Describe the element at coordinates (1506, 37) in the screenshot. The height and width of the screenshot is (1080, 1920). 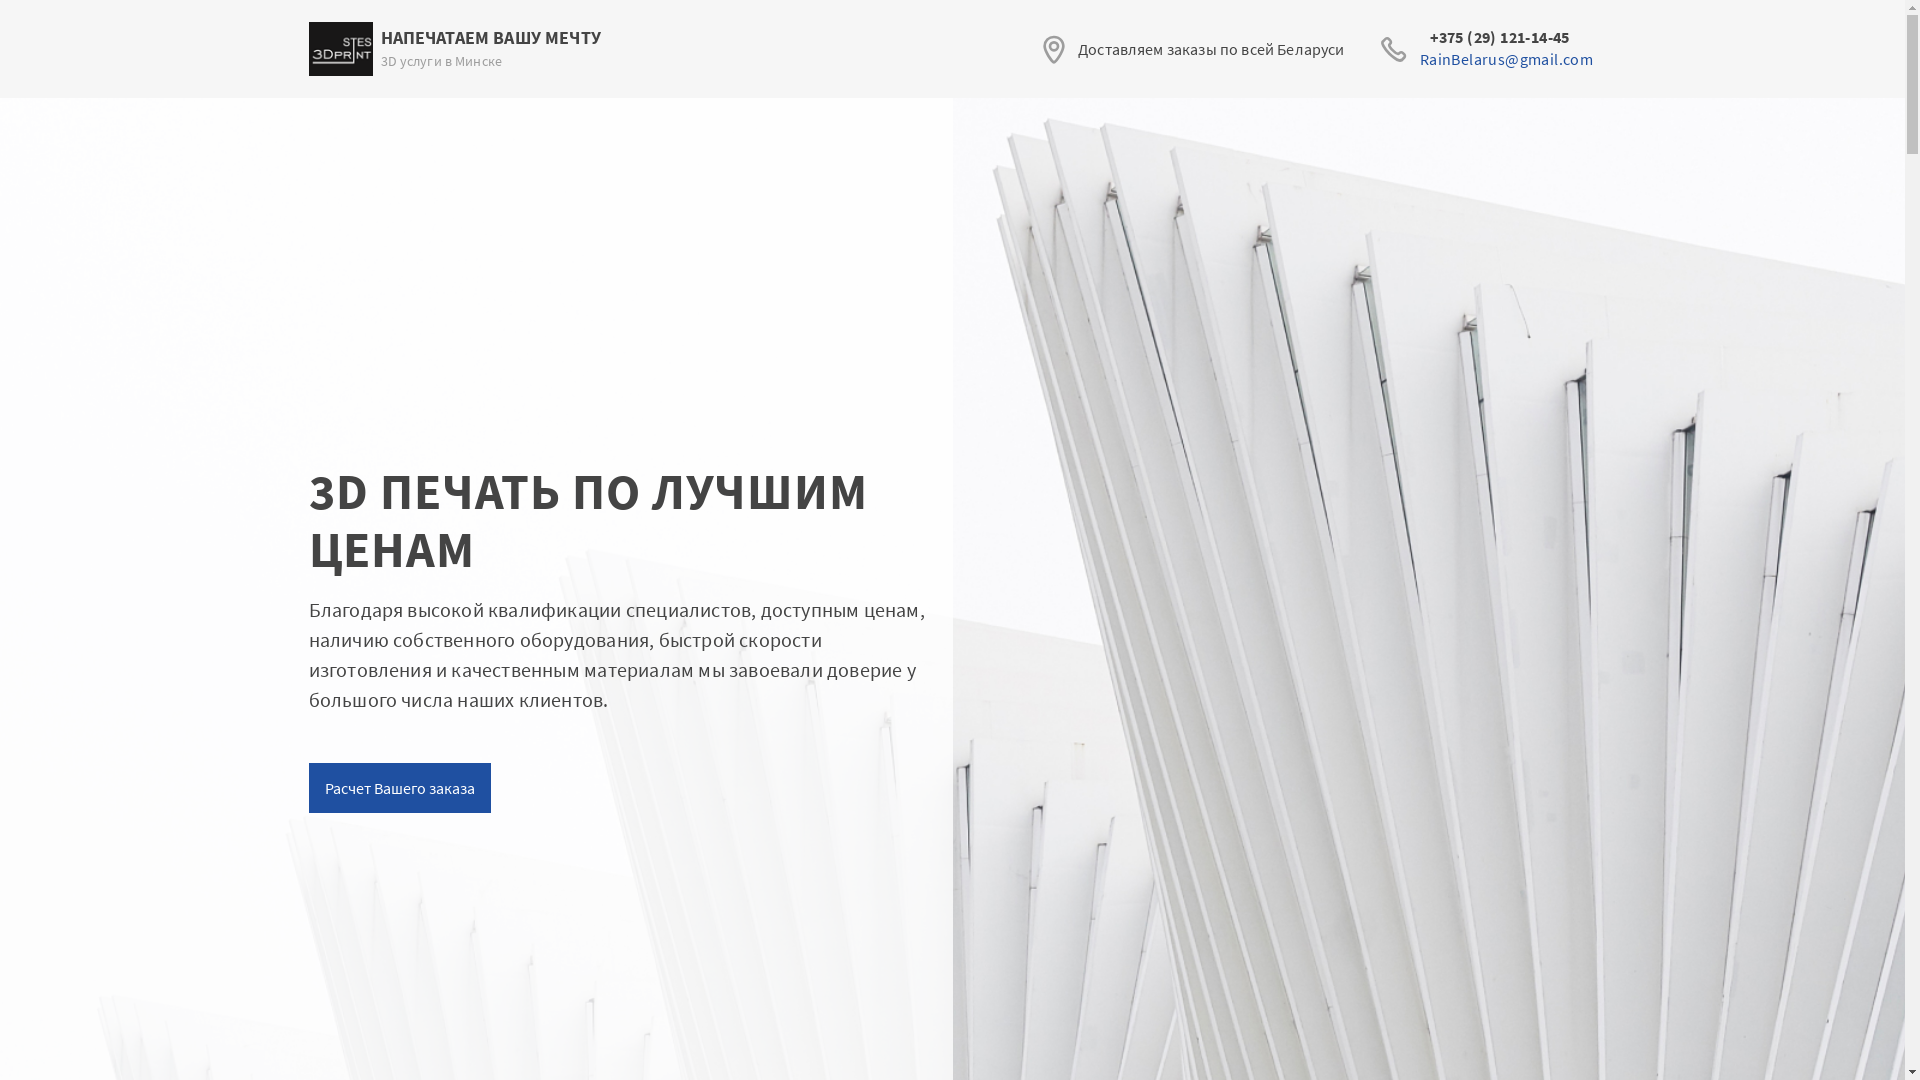
I see `'    +375 (29) 121-14-45'` at that location.